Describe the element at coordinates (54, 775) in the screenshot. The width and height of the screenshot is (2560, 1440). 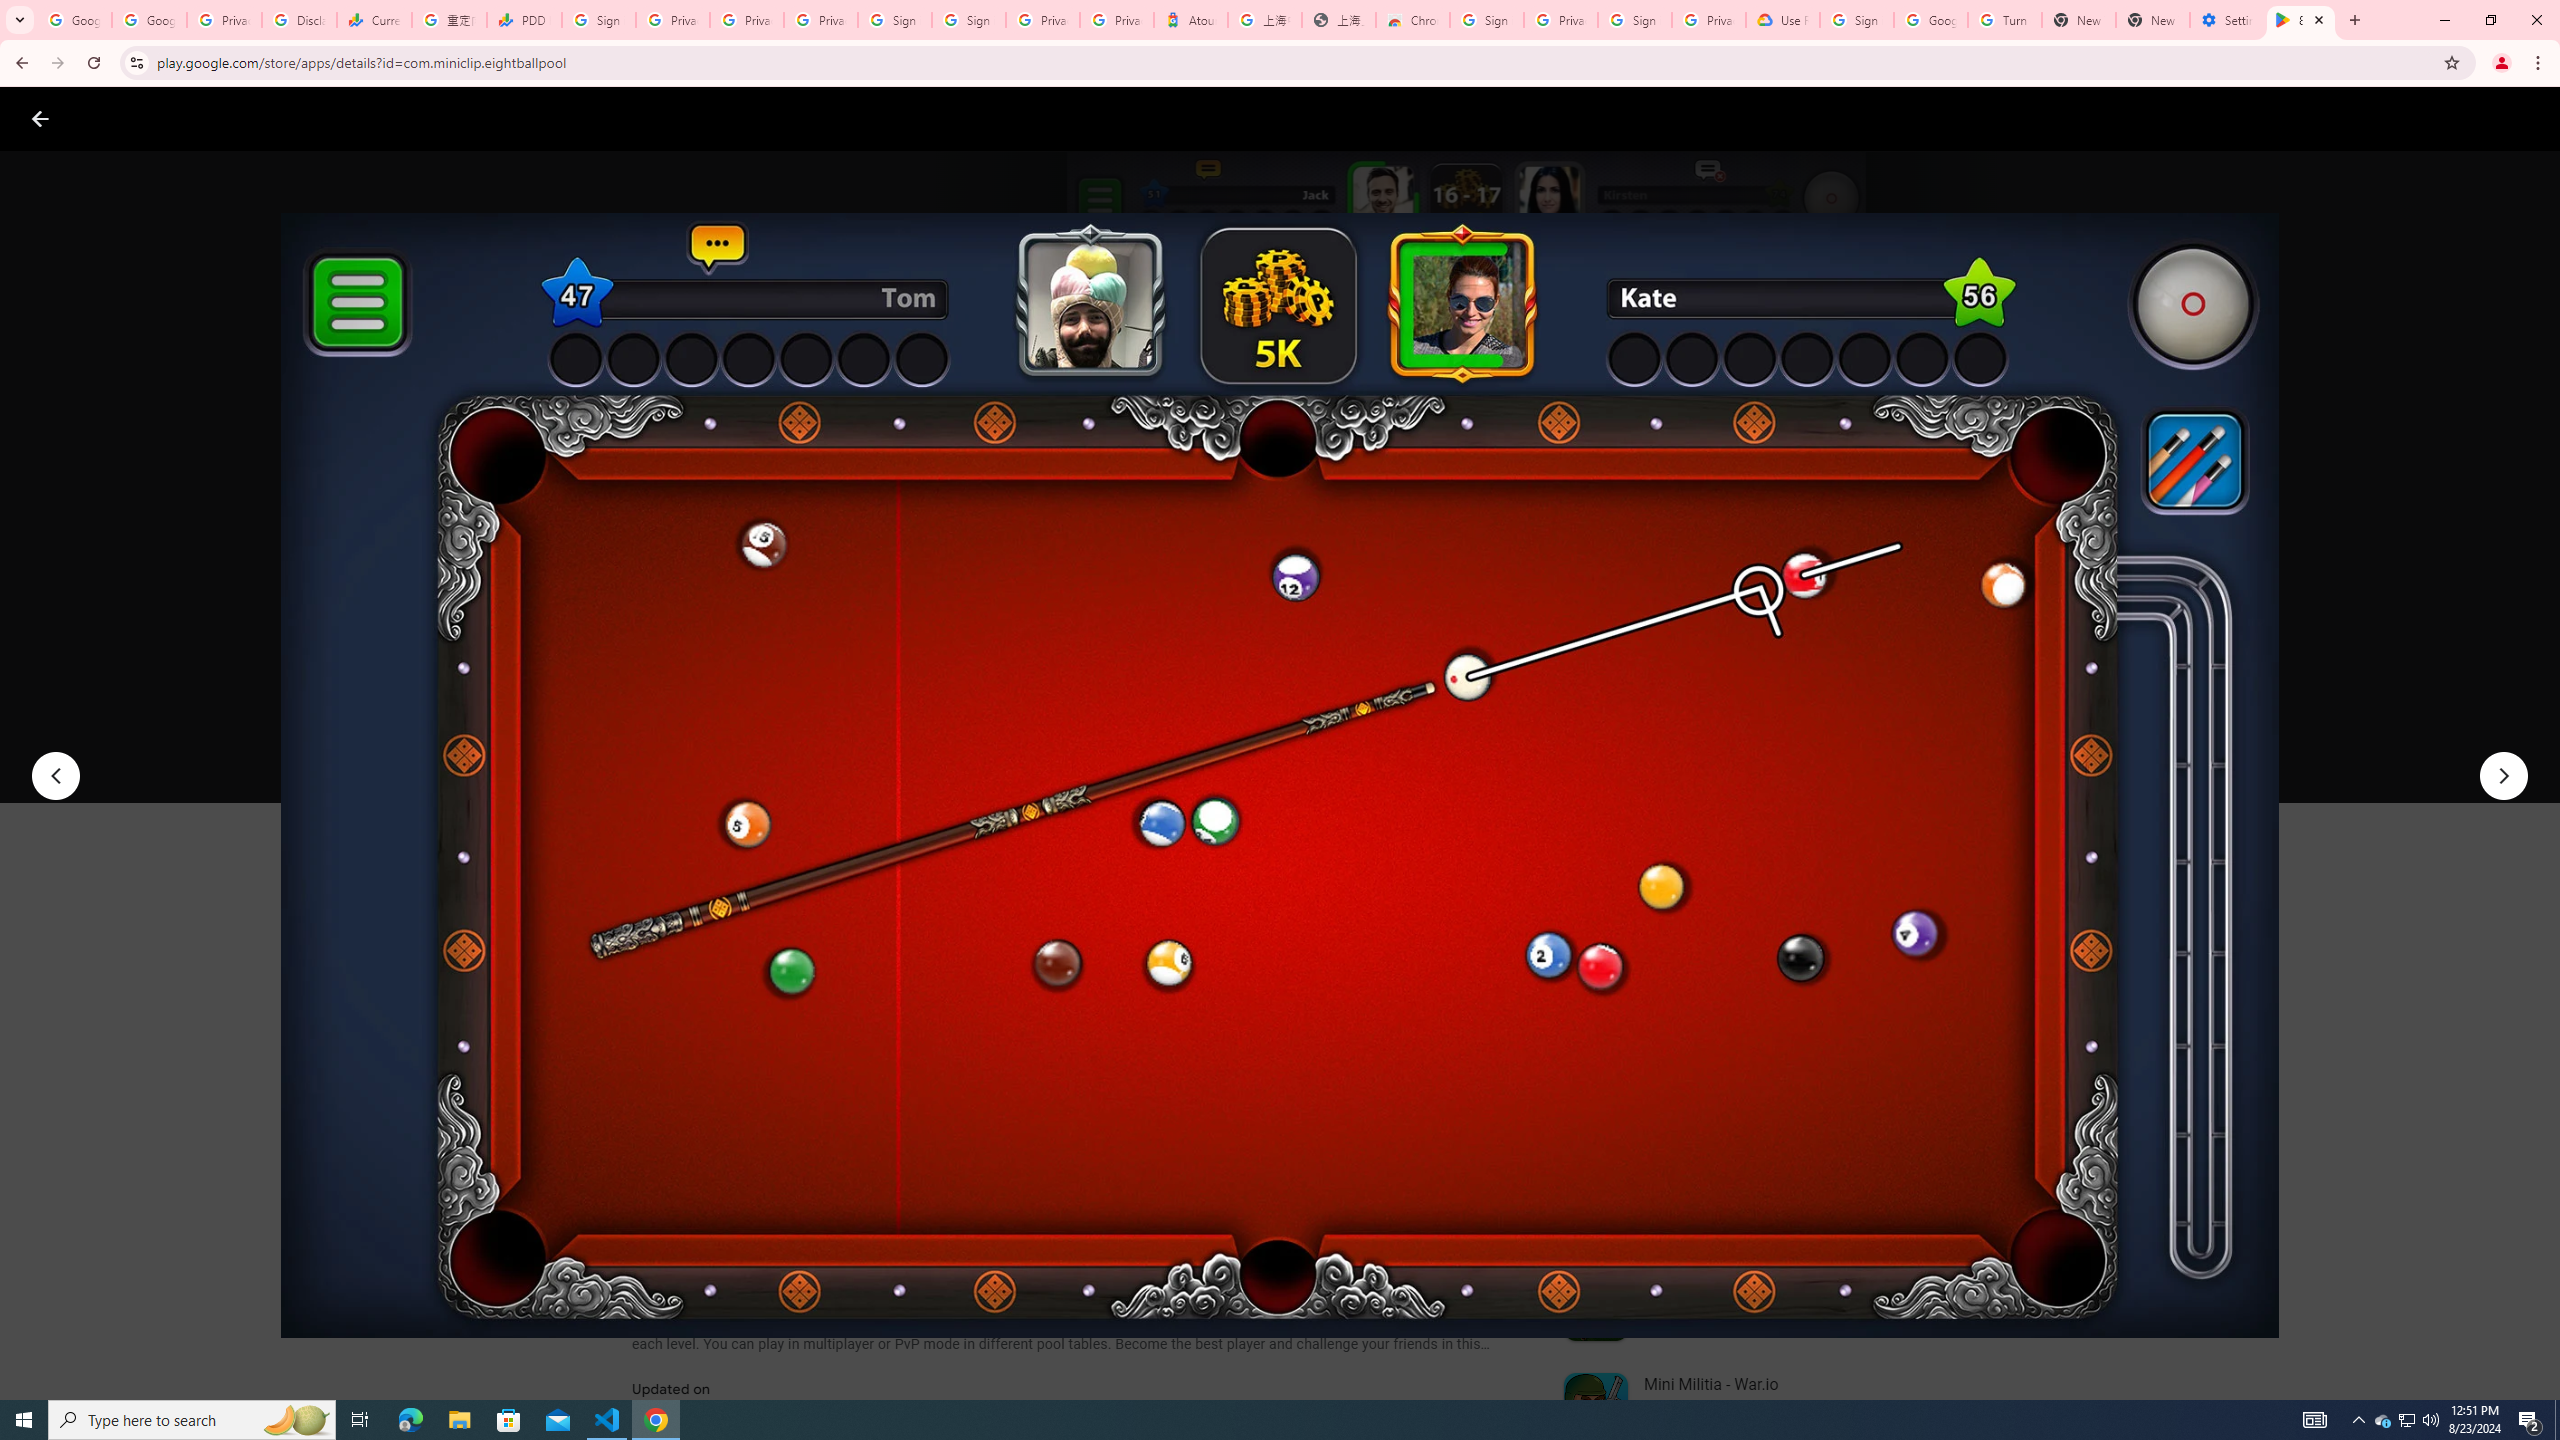
I see `'Previous'` at that location.